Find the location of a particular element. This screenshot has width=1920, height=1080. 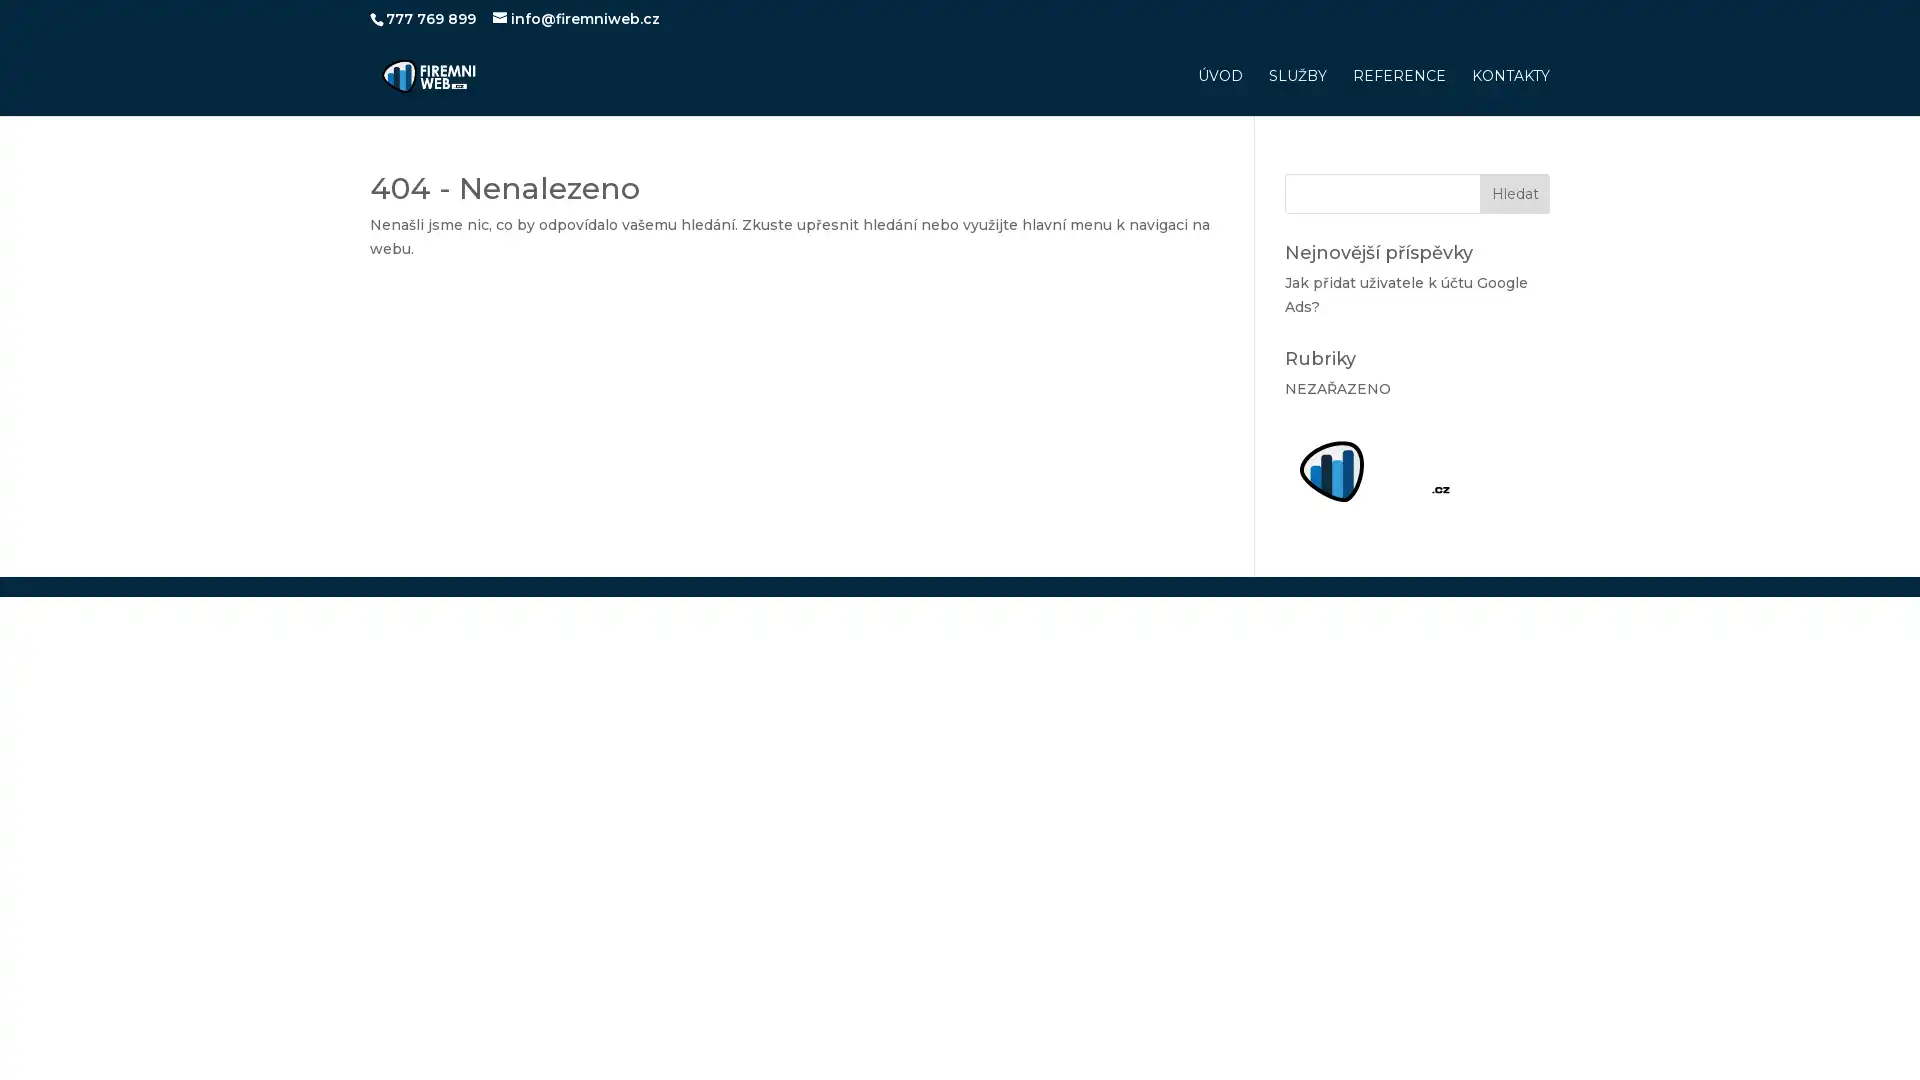

Hledat is located at coordinates (1515, 193).